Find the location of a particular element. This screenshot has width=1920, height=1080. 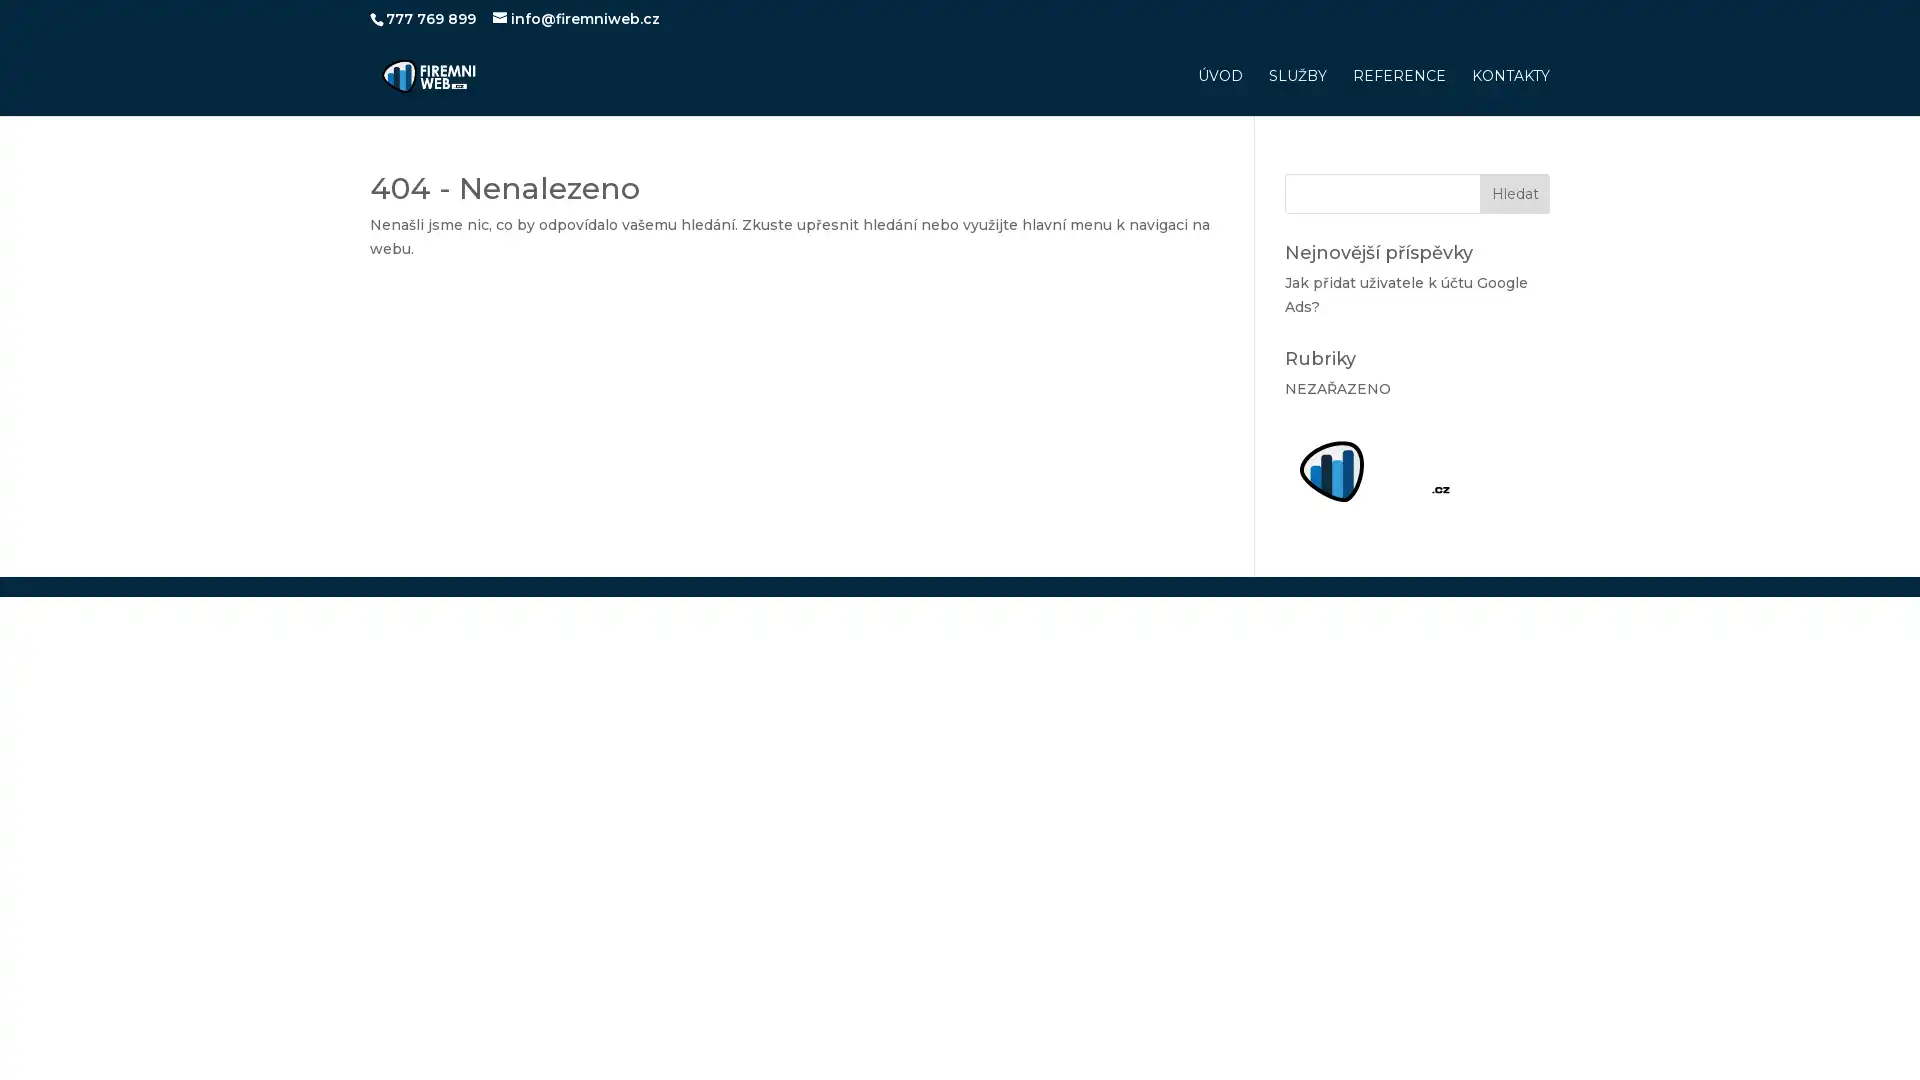

Hledat is located at coordinates (1515, 193).